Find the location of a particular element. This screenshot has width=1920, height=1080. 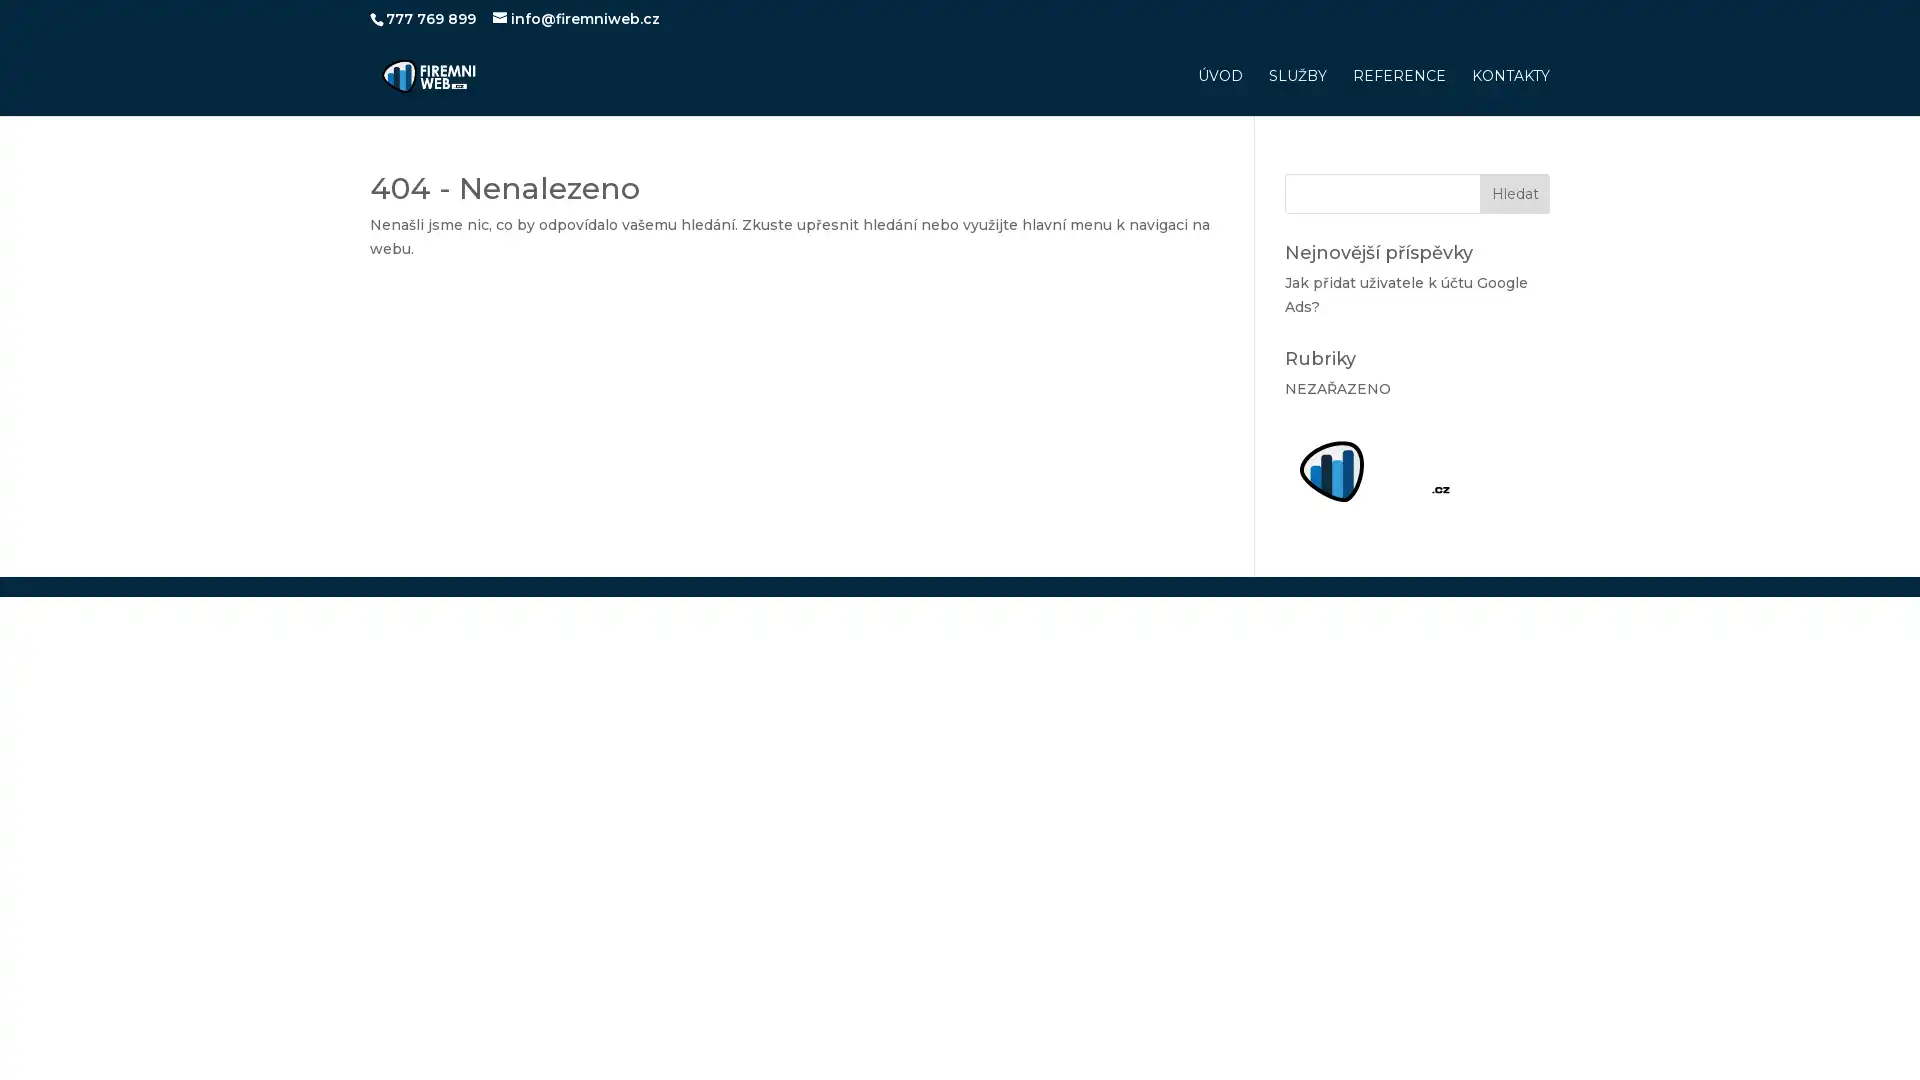

Hledat is located at coordinates (1515, 193).